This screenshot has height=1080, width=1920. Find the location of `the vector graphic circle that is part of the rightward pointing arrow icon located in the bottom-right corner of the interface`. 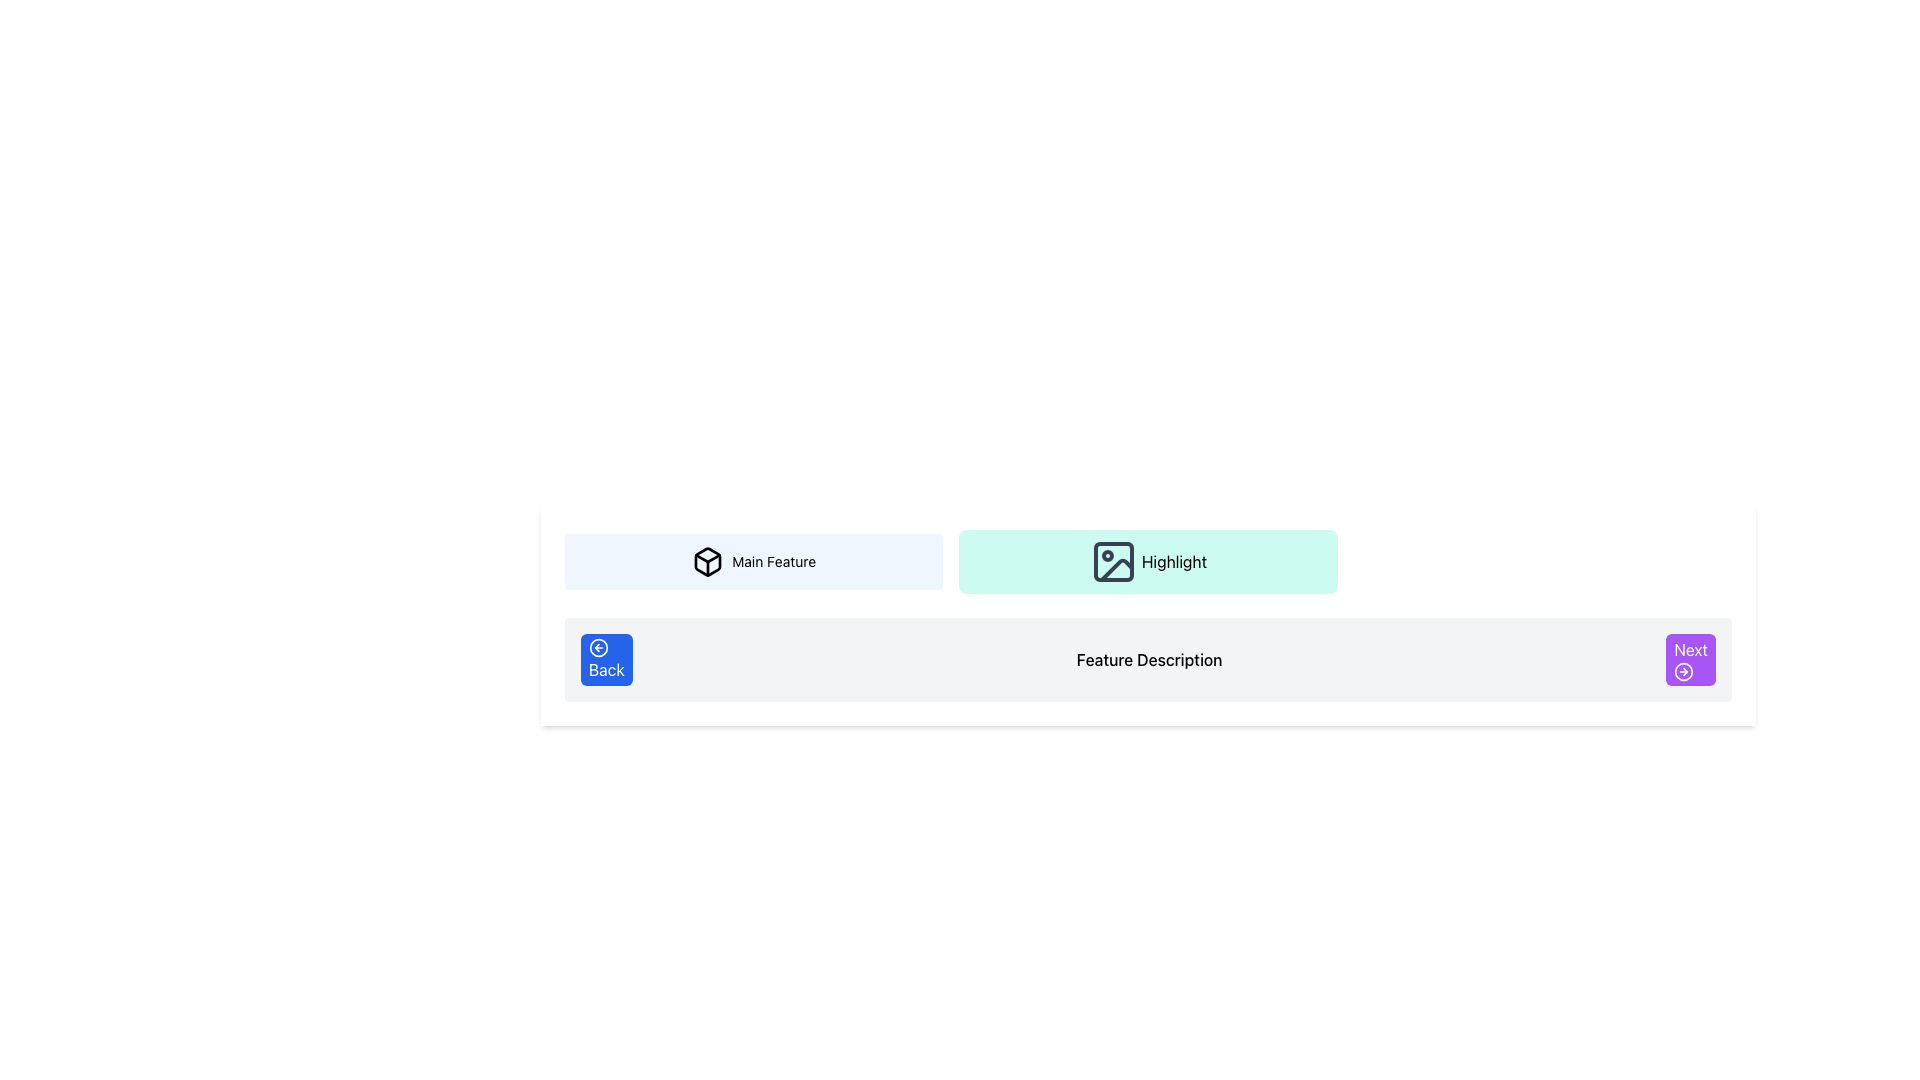

the vector graphic circle that is part of the rightward pointing arrow icon located in the bottom-right corner of the interface is located at coordinates (1683, 671).